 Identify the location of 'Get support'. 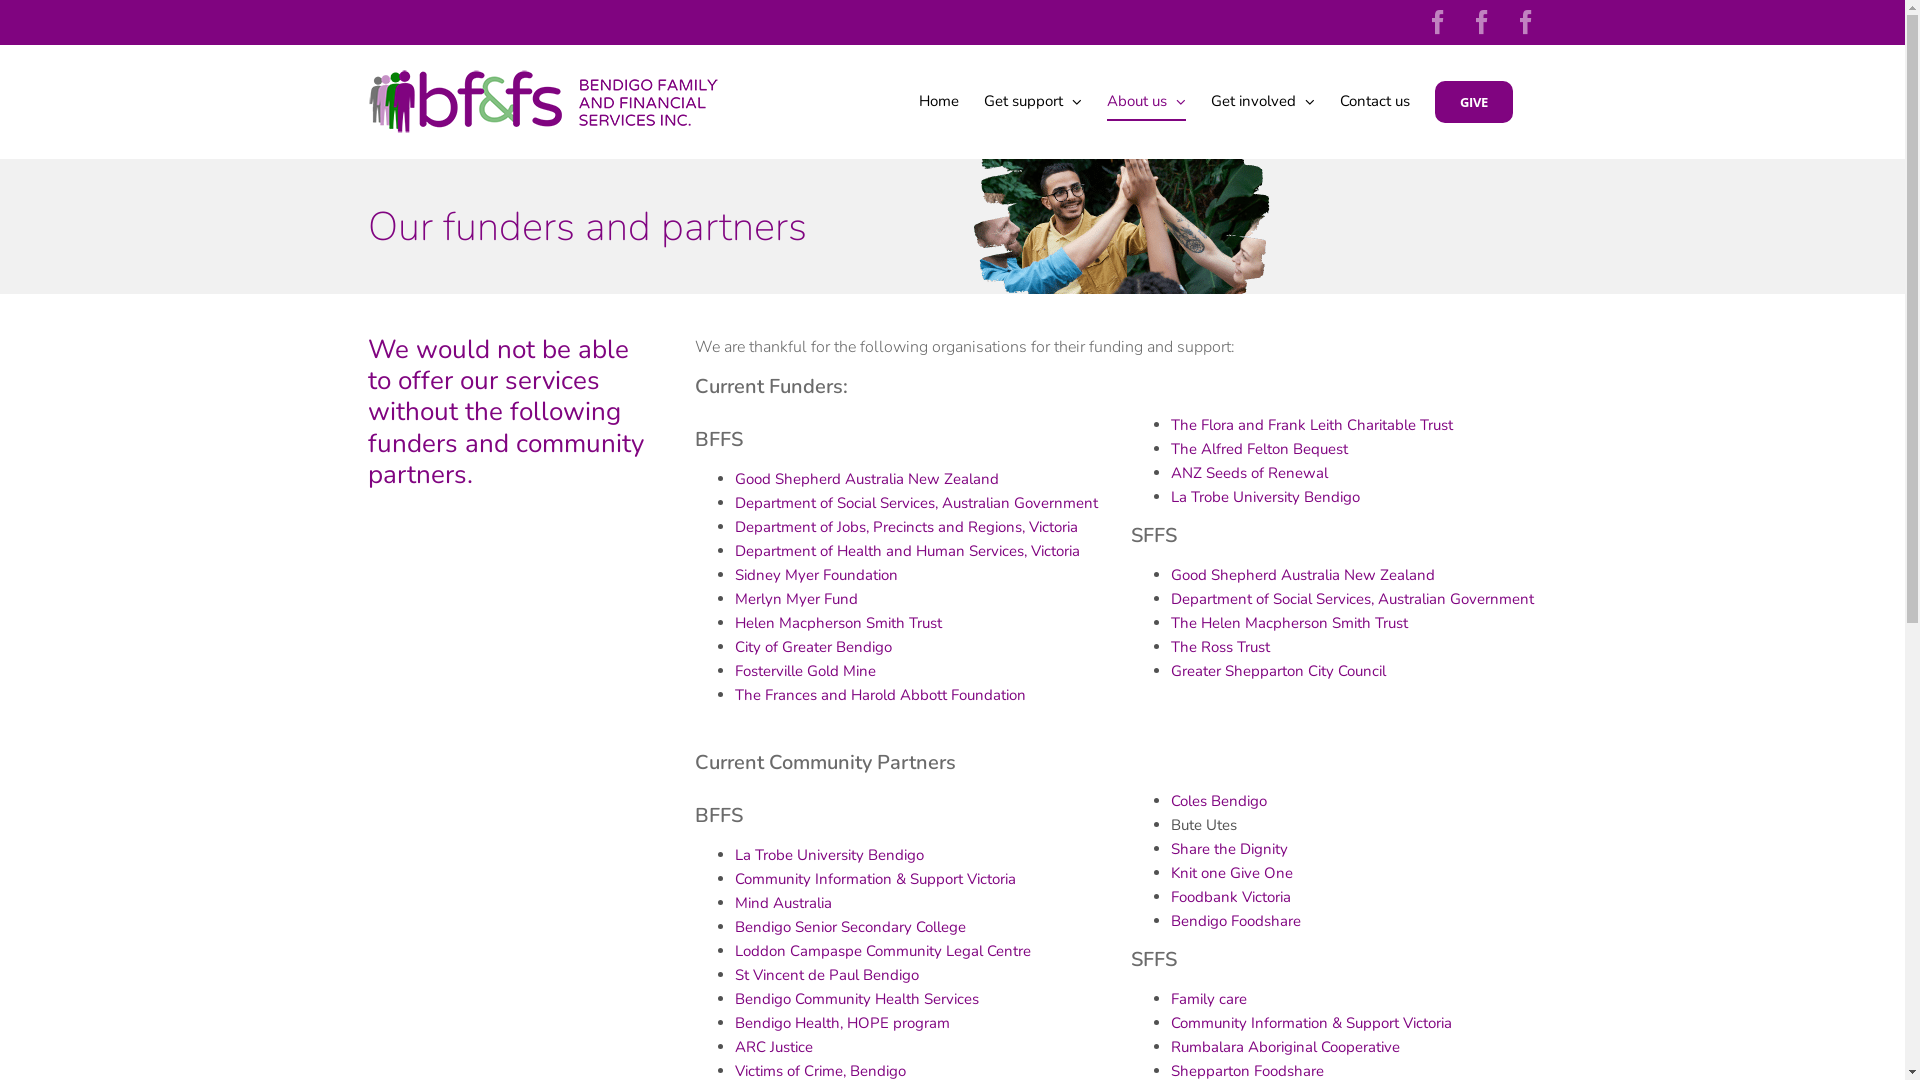
(983, 101).